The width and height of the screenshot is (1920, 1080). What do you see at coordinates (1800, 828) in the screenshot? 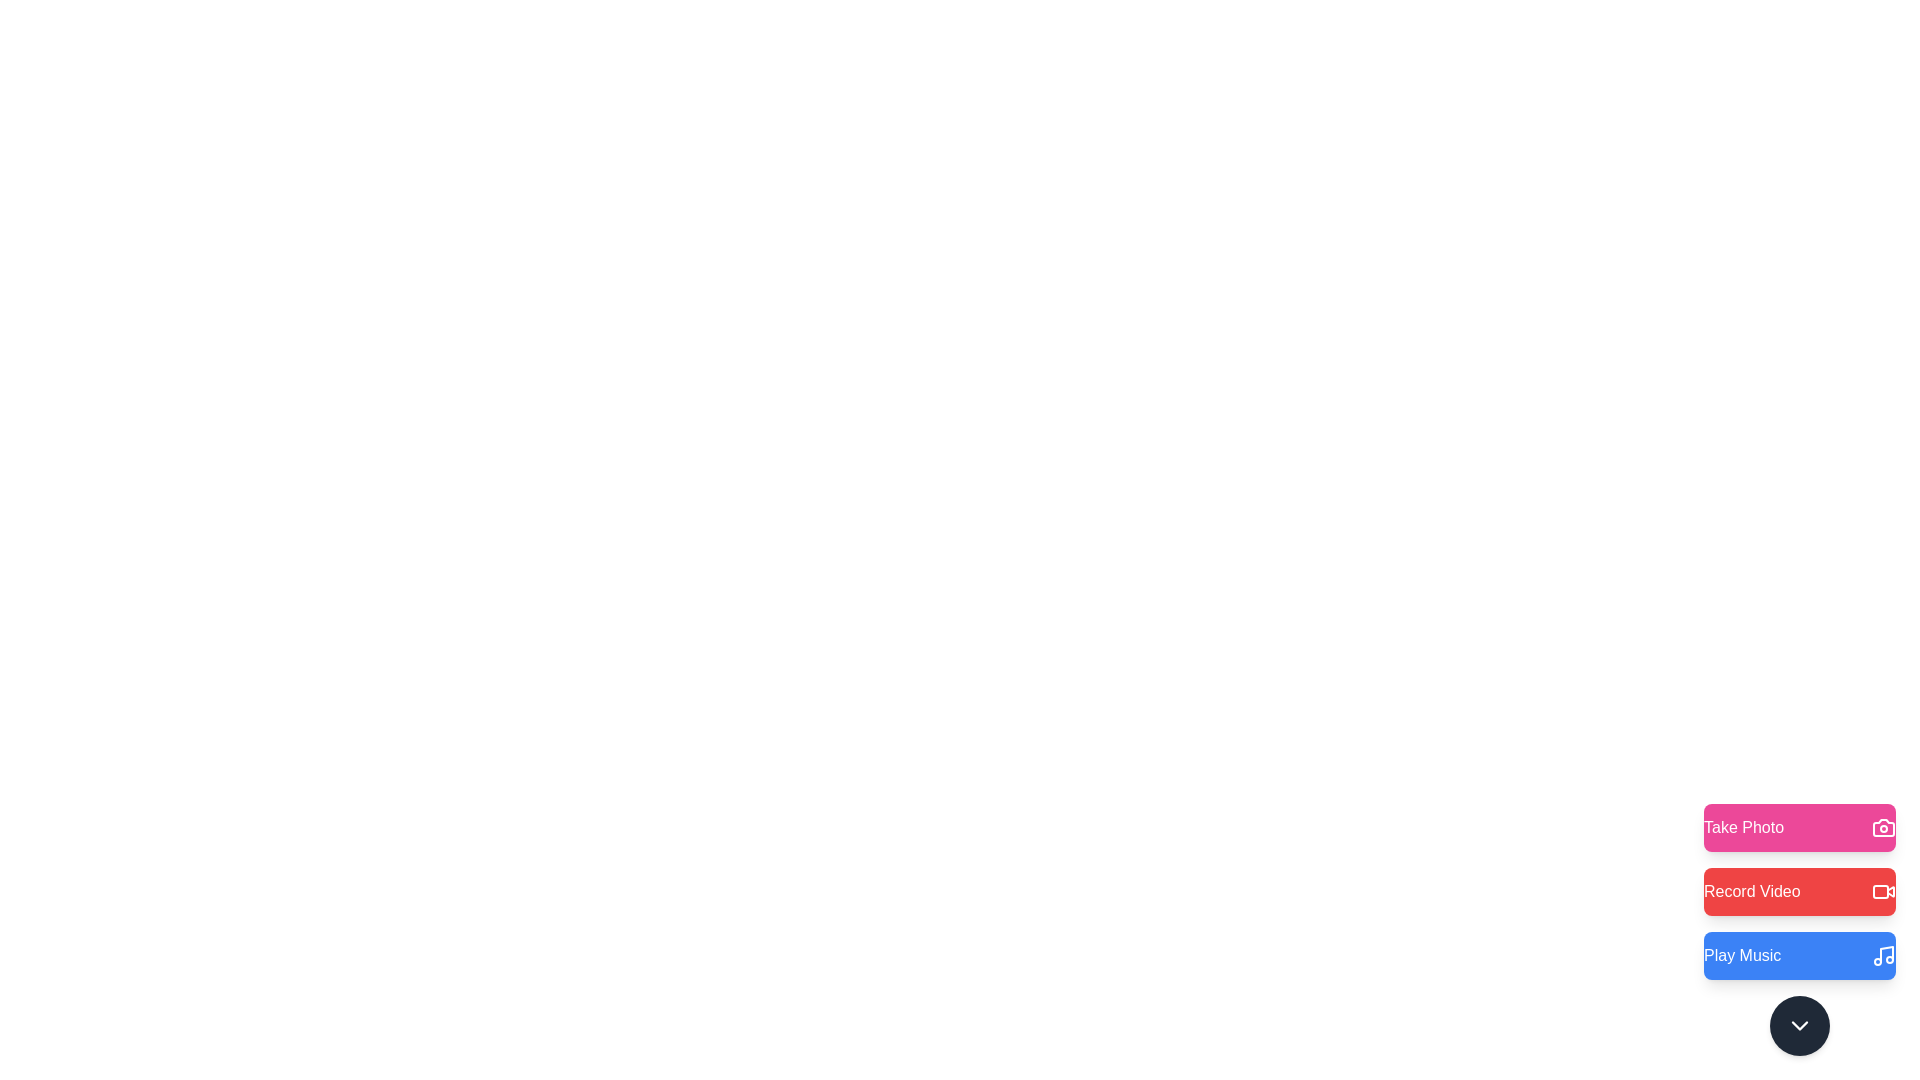
I see `the 'Take Photo' button` at bounding box center [1800, 828].